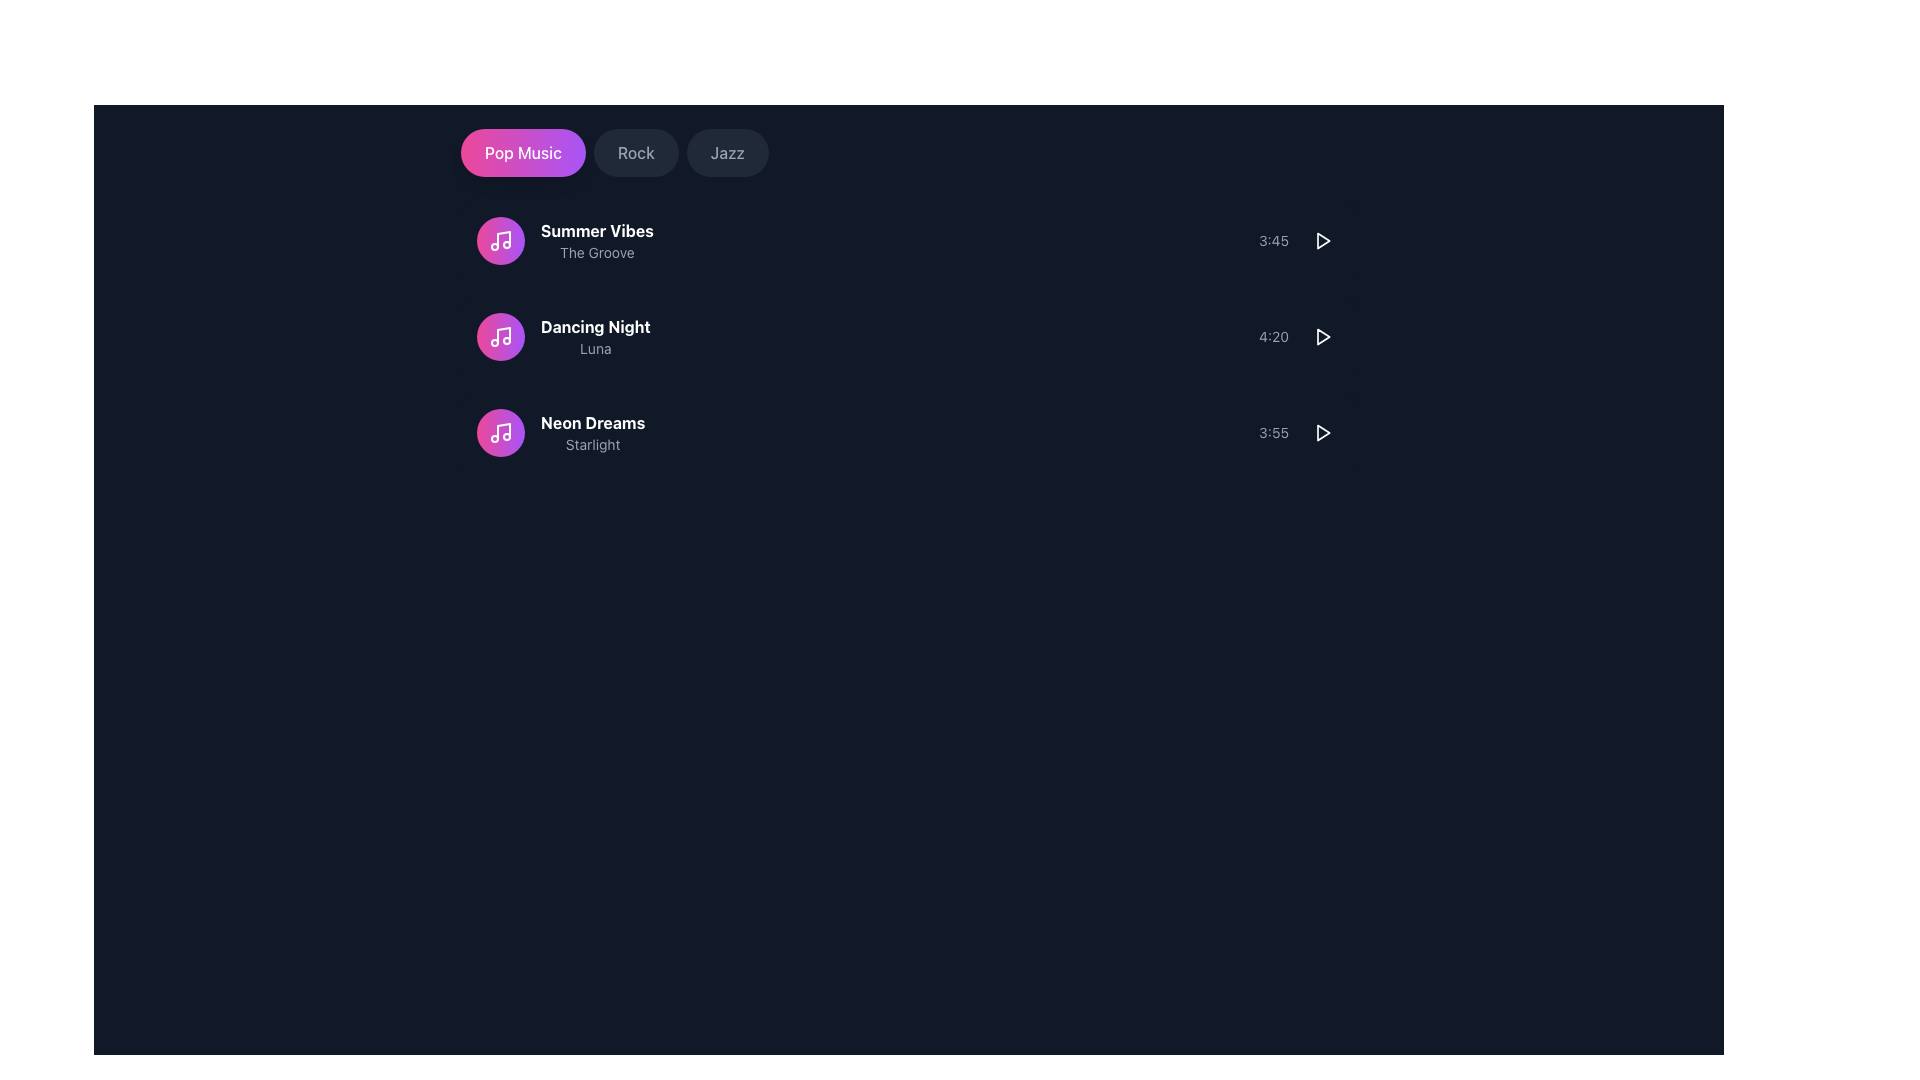 This screenshot has height=1080, width=1920. I want to click on the music track icon associated with the text label 'Summer Vibes' and 'The Groove', so click(500, 239).